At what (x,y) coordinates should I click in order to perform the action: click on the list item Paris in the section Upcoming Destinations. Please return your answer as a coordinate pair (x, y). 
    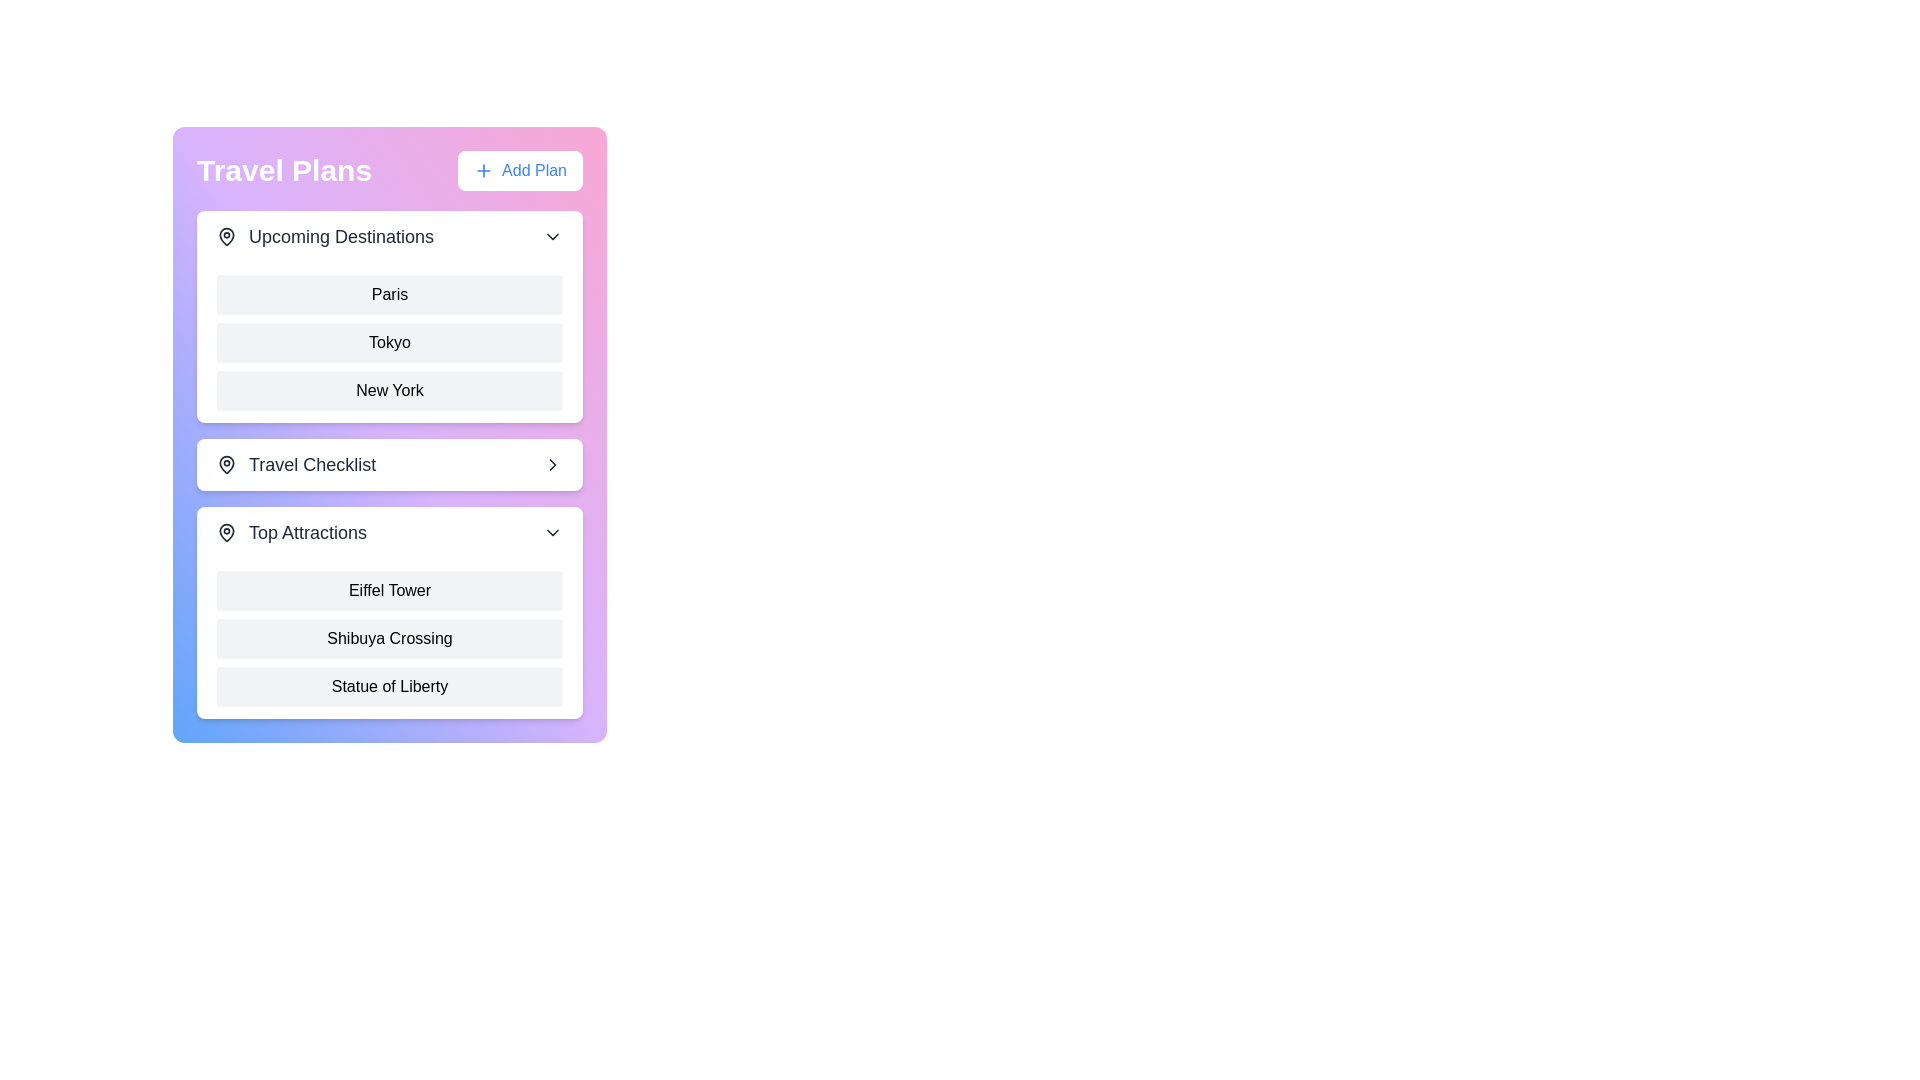
    Looking at the image, I should click on (389, 294).